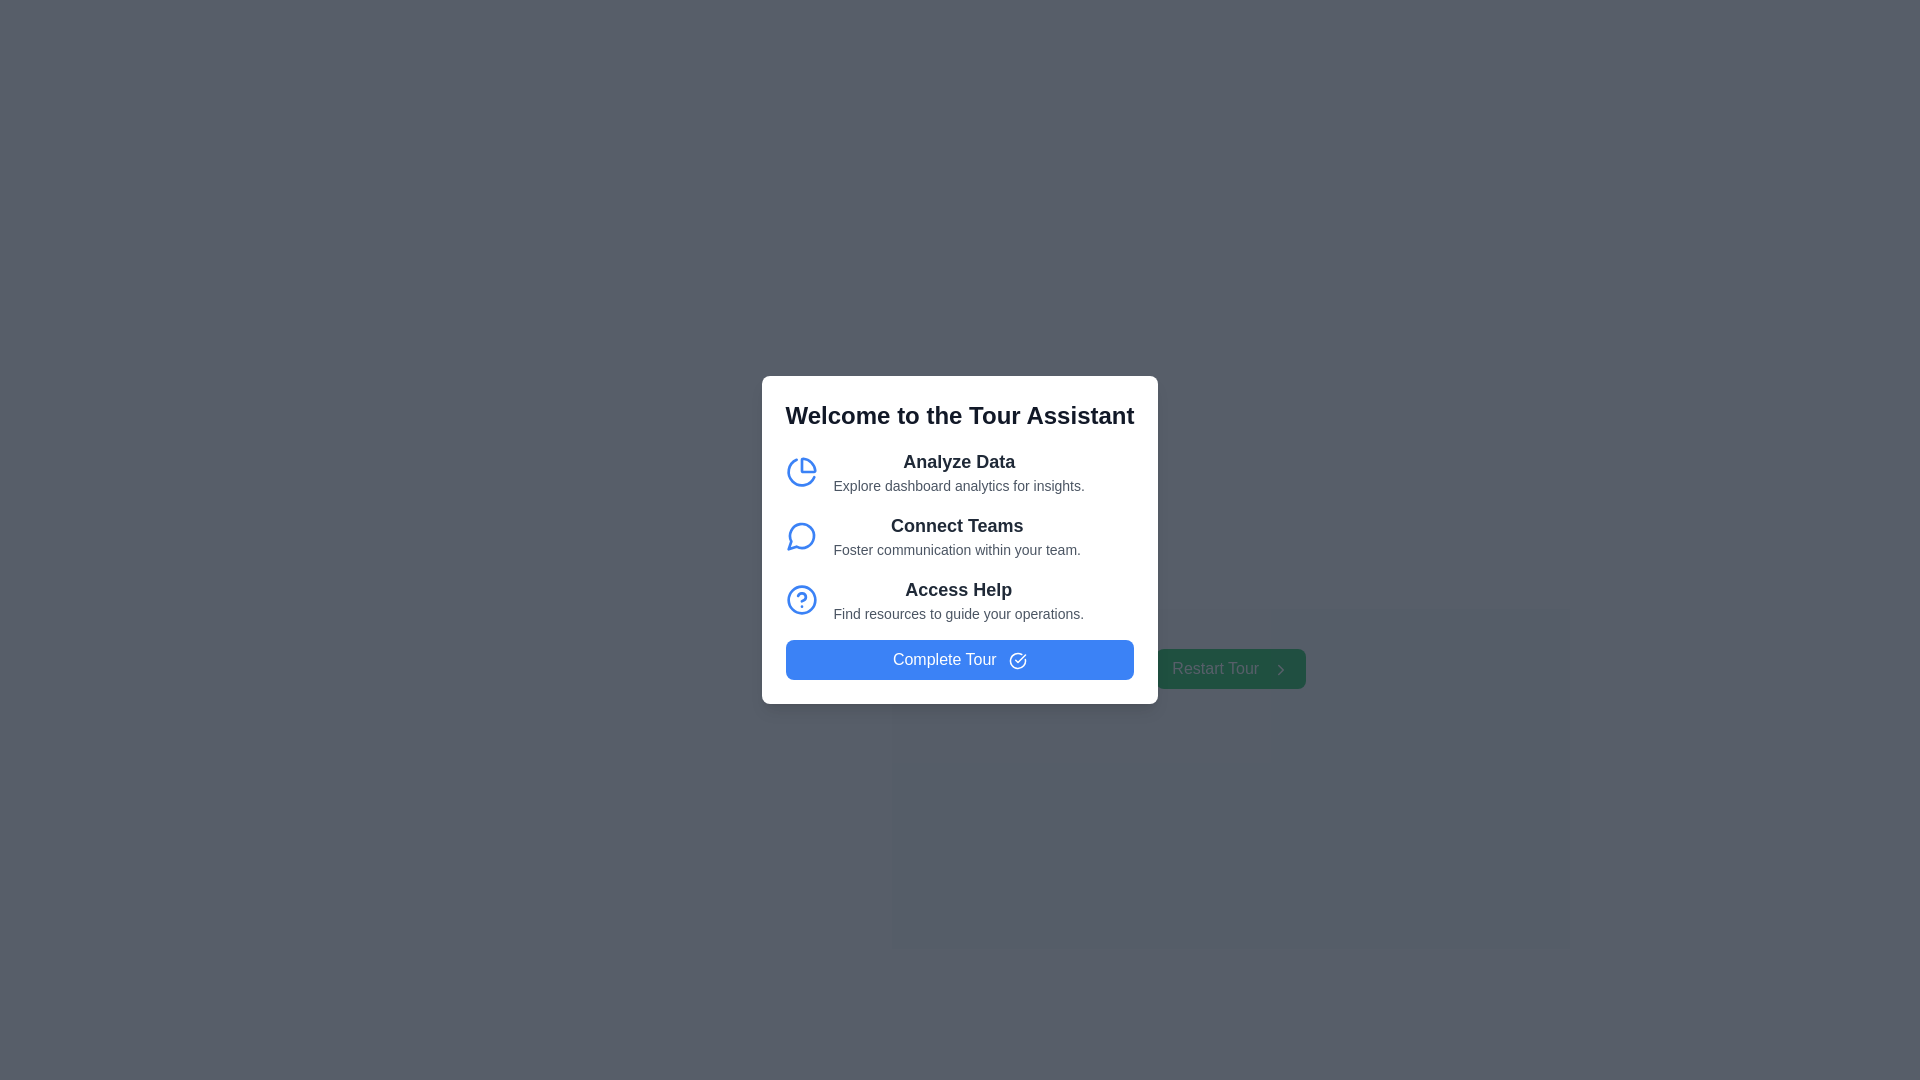  Describe the element at coordinates (801, 599) in the screenshot. I see `the circular SVG Graphics component with a blue stroke, which is part of the help icon located to the right of the 'Access Help' text` at that location.